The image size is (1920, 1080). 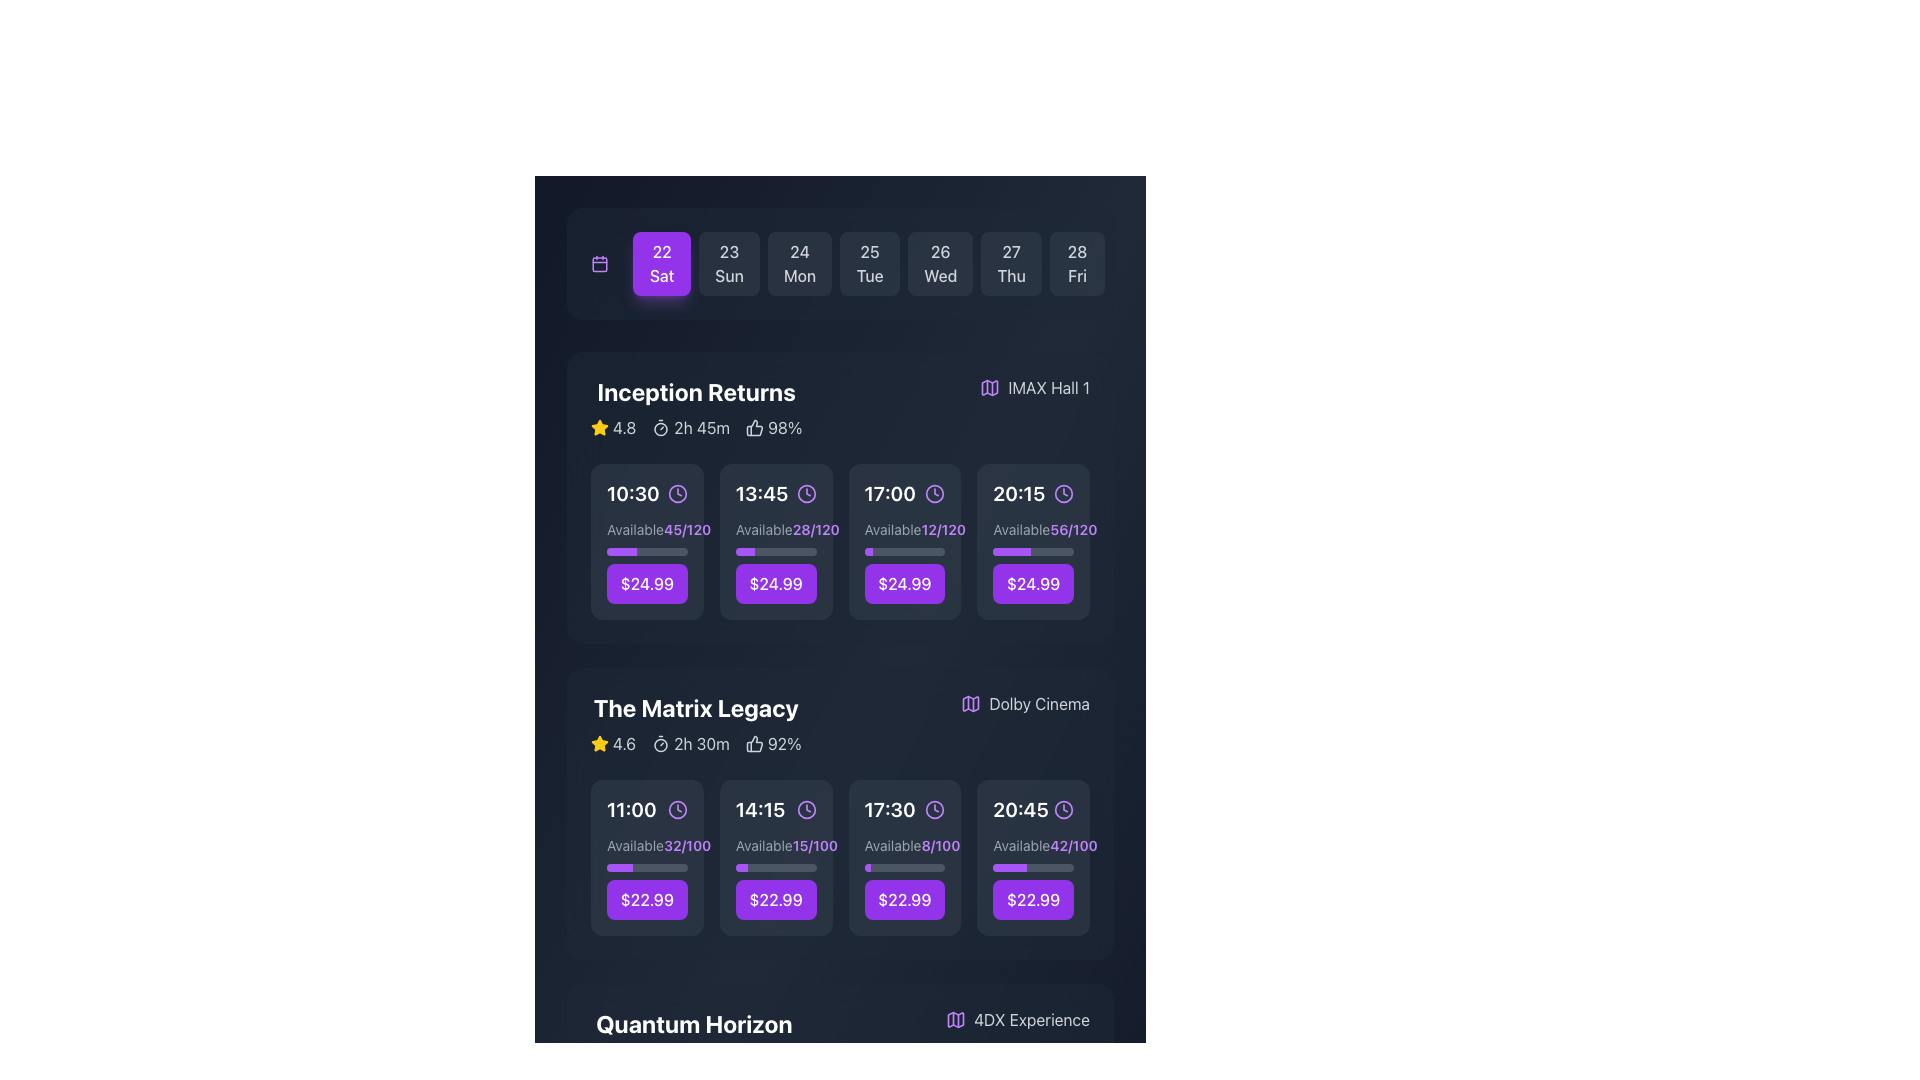 What do you see at coordinates (903, 845) in the screenshot?
I see `the text label displaying 'Available' in gray and '8/100' in purple, which indicates the availability for the movie 'The Matrix Legacy.'` at bounding box center [903, 845].